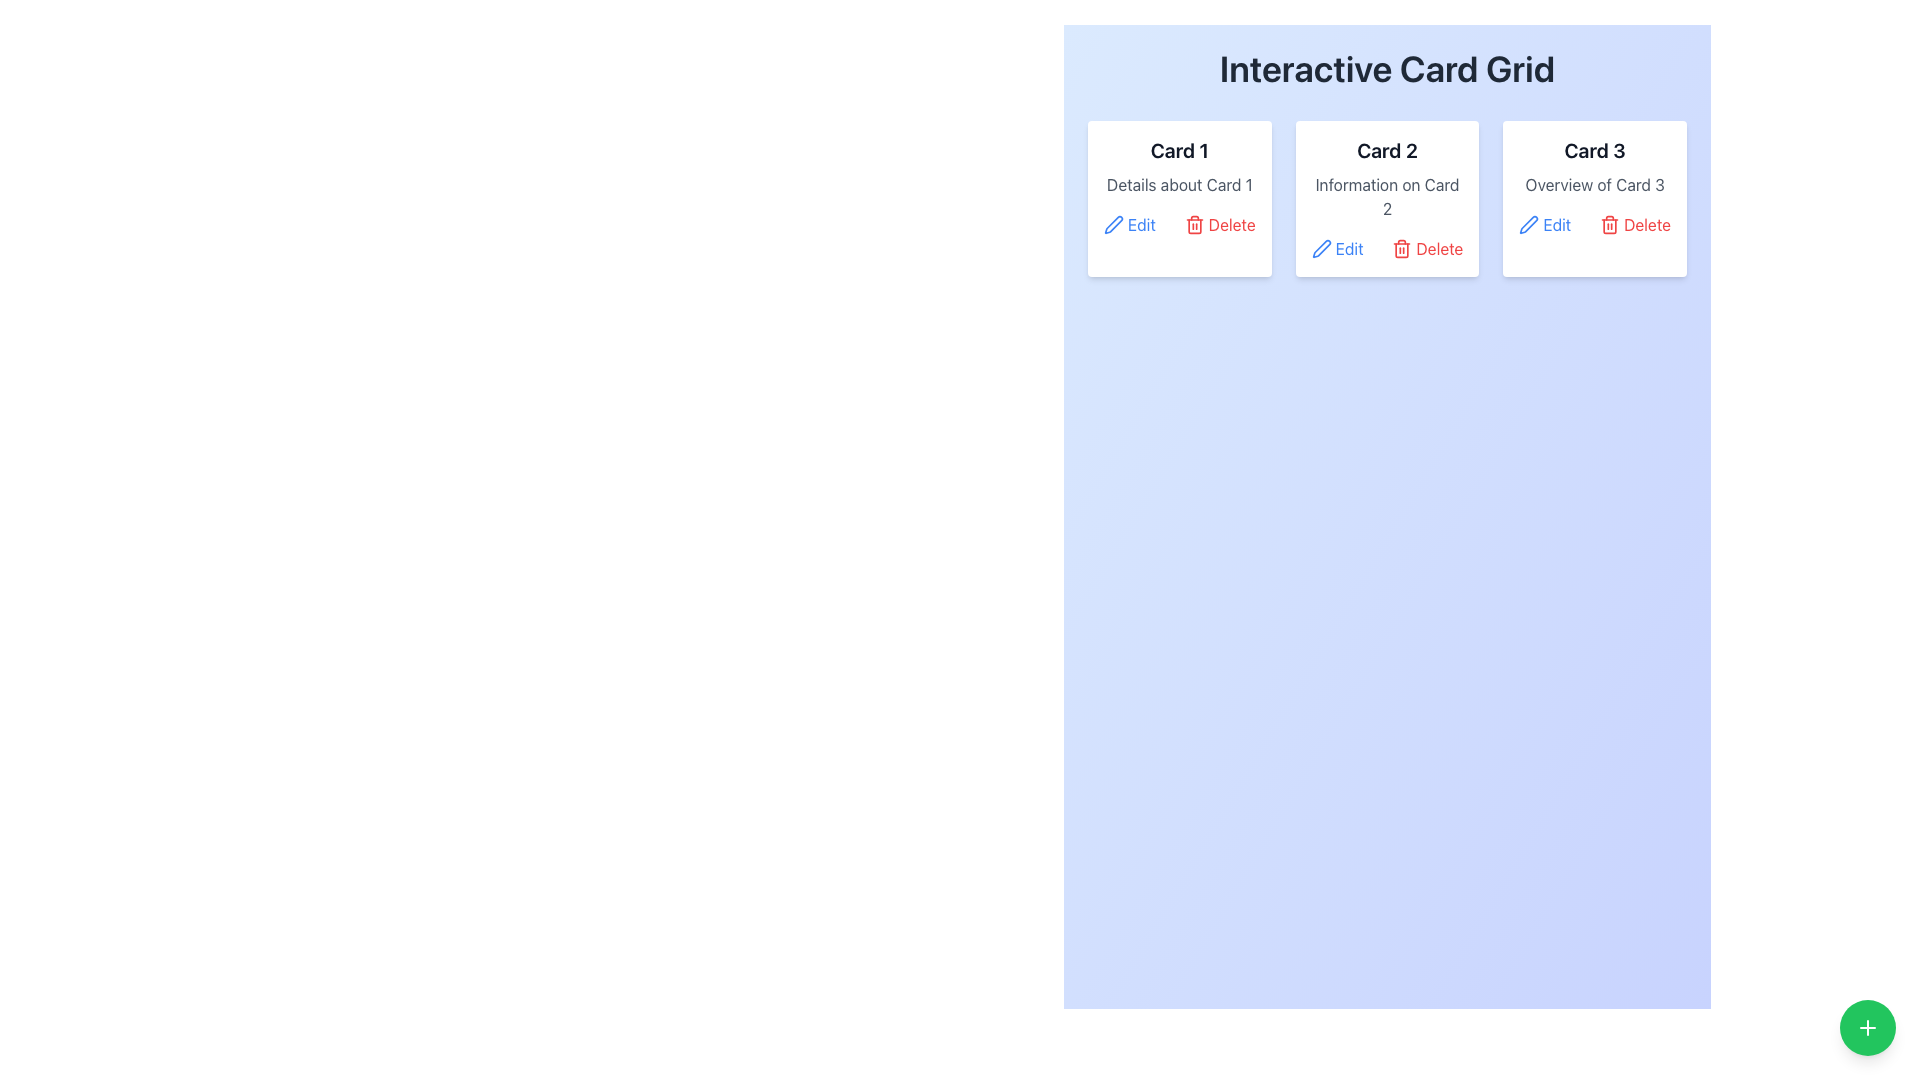  Describe the element at coordinates (1349, 248) in the screenshot. I see `the hyperlink or interactive text component located at the bottom left corner of the second card to initiate editing` at that location.